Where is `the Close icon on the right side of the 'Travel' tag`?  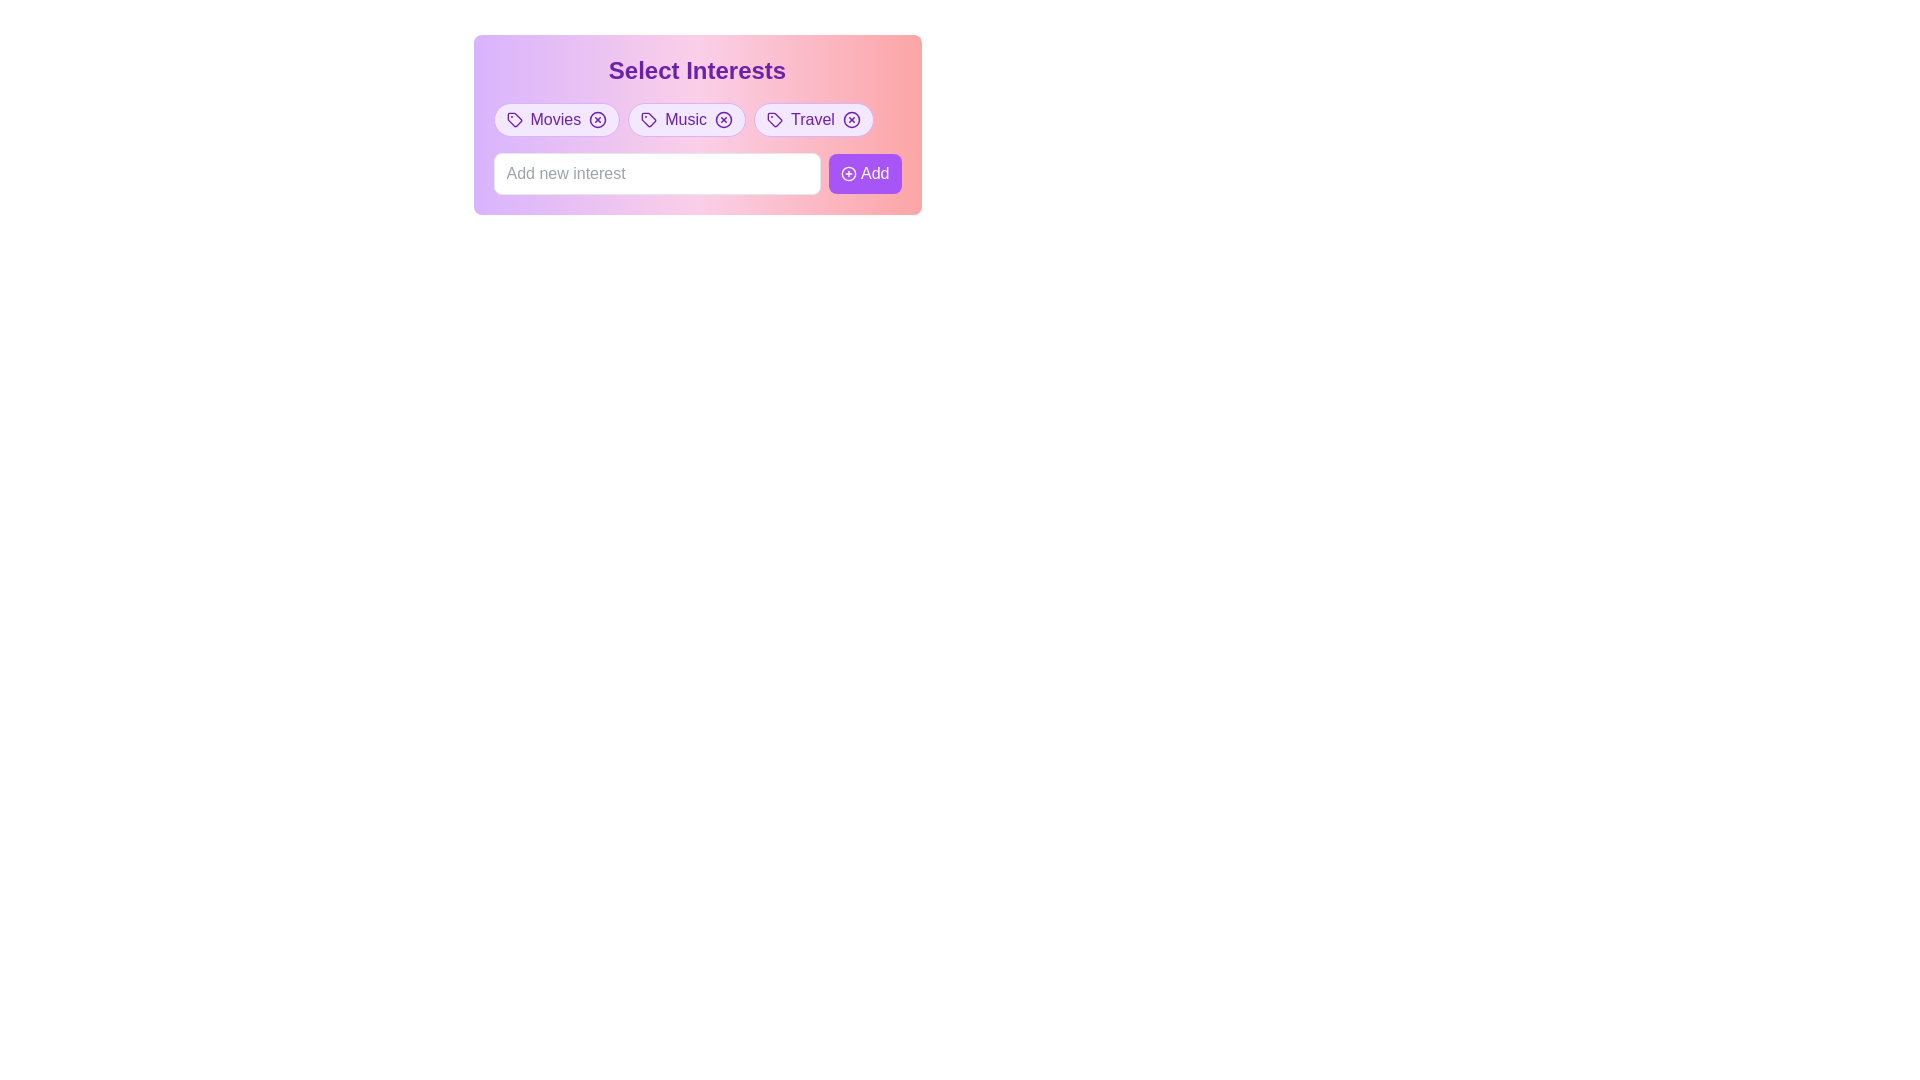 the Close icon on the right side of the 'Travel' tag is located at coordinates (851, 119).